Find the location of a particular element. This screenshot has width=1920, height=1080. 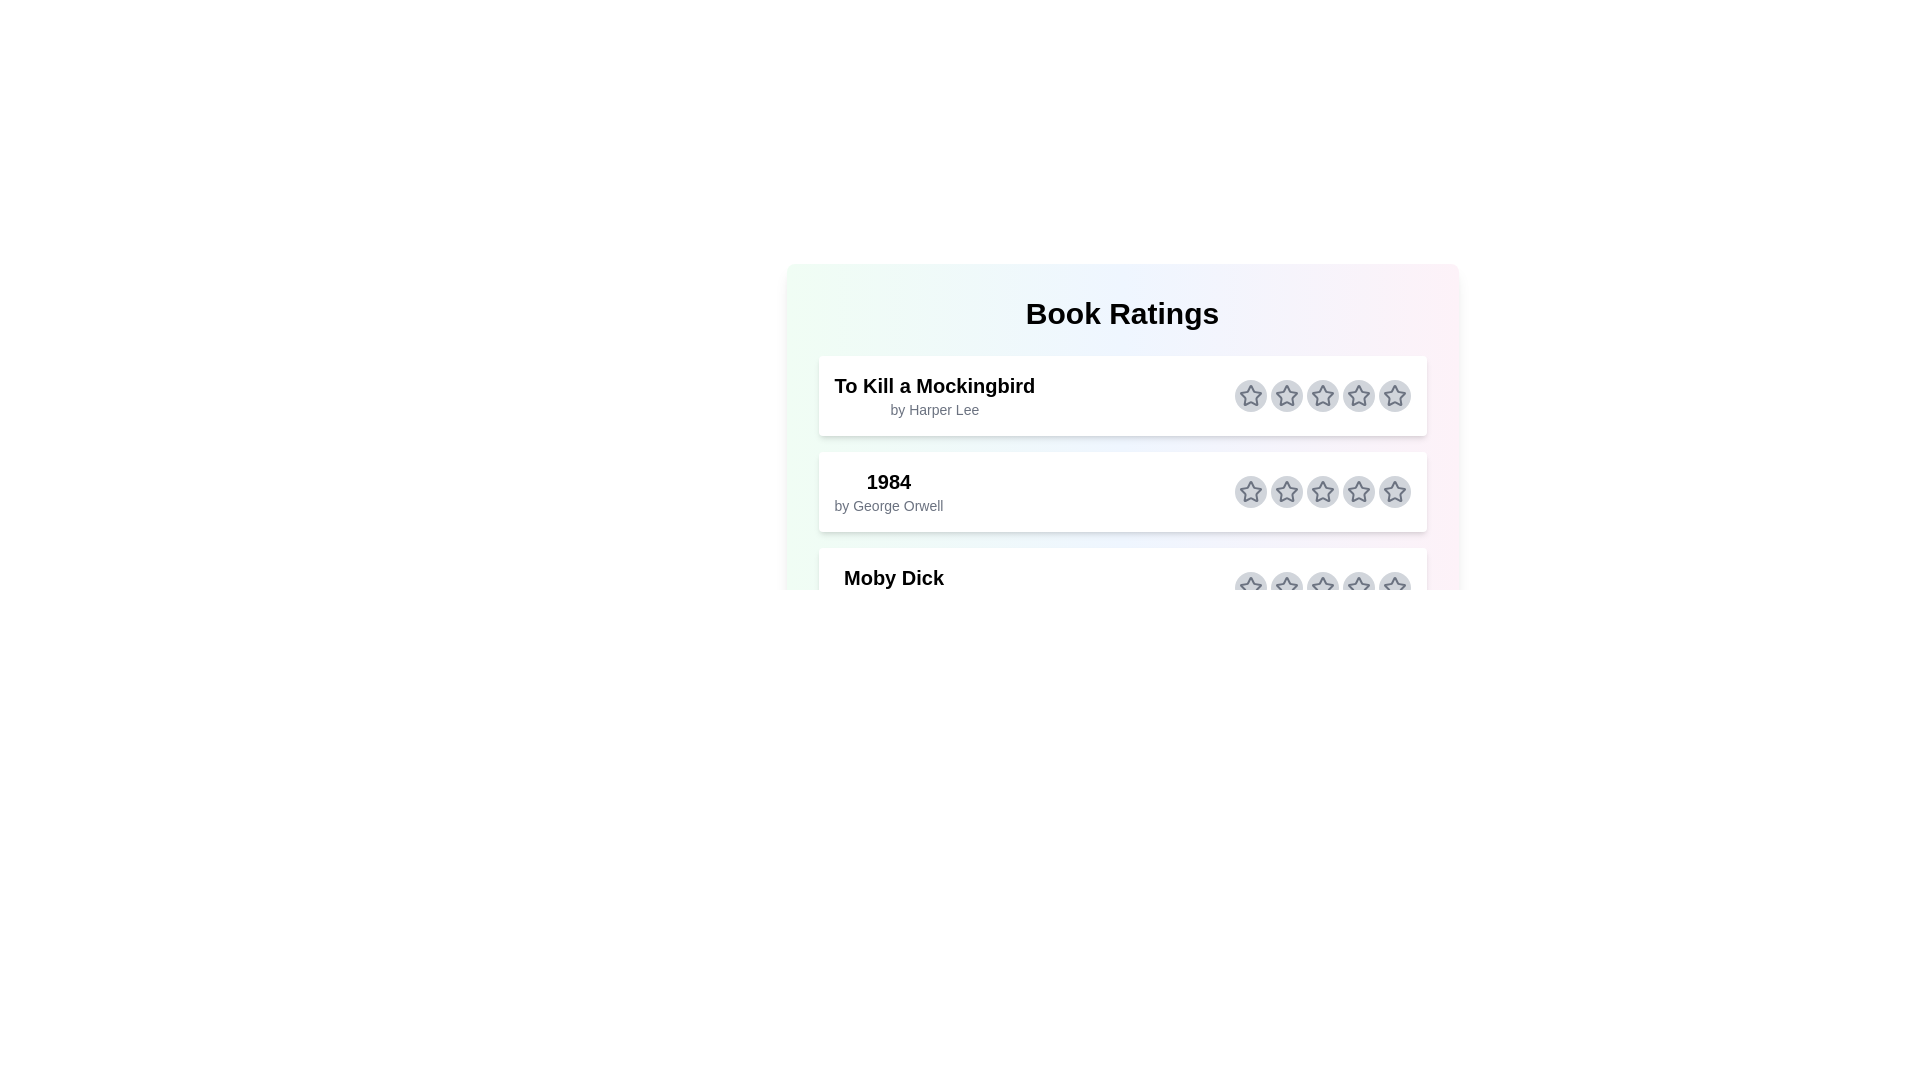

the star corresponding to 5 stars for the book titled 1984 is located at coordinates (1393, 492).